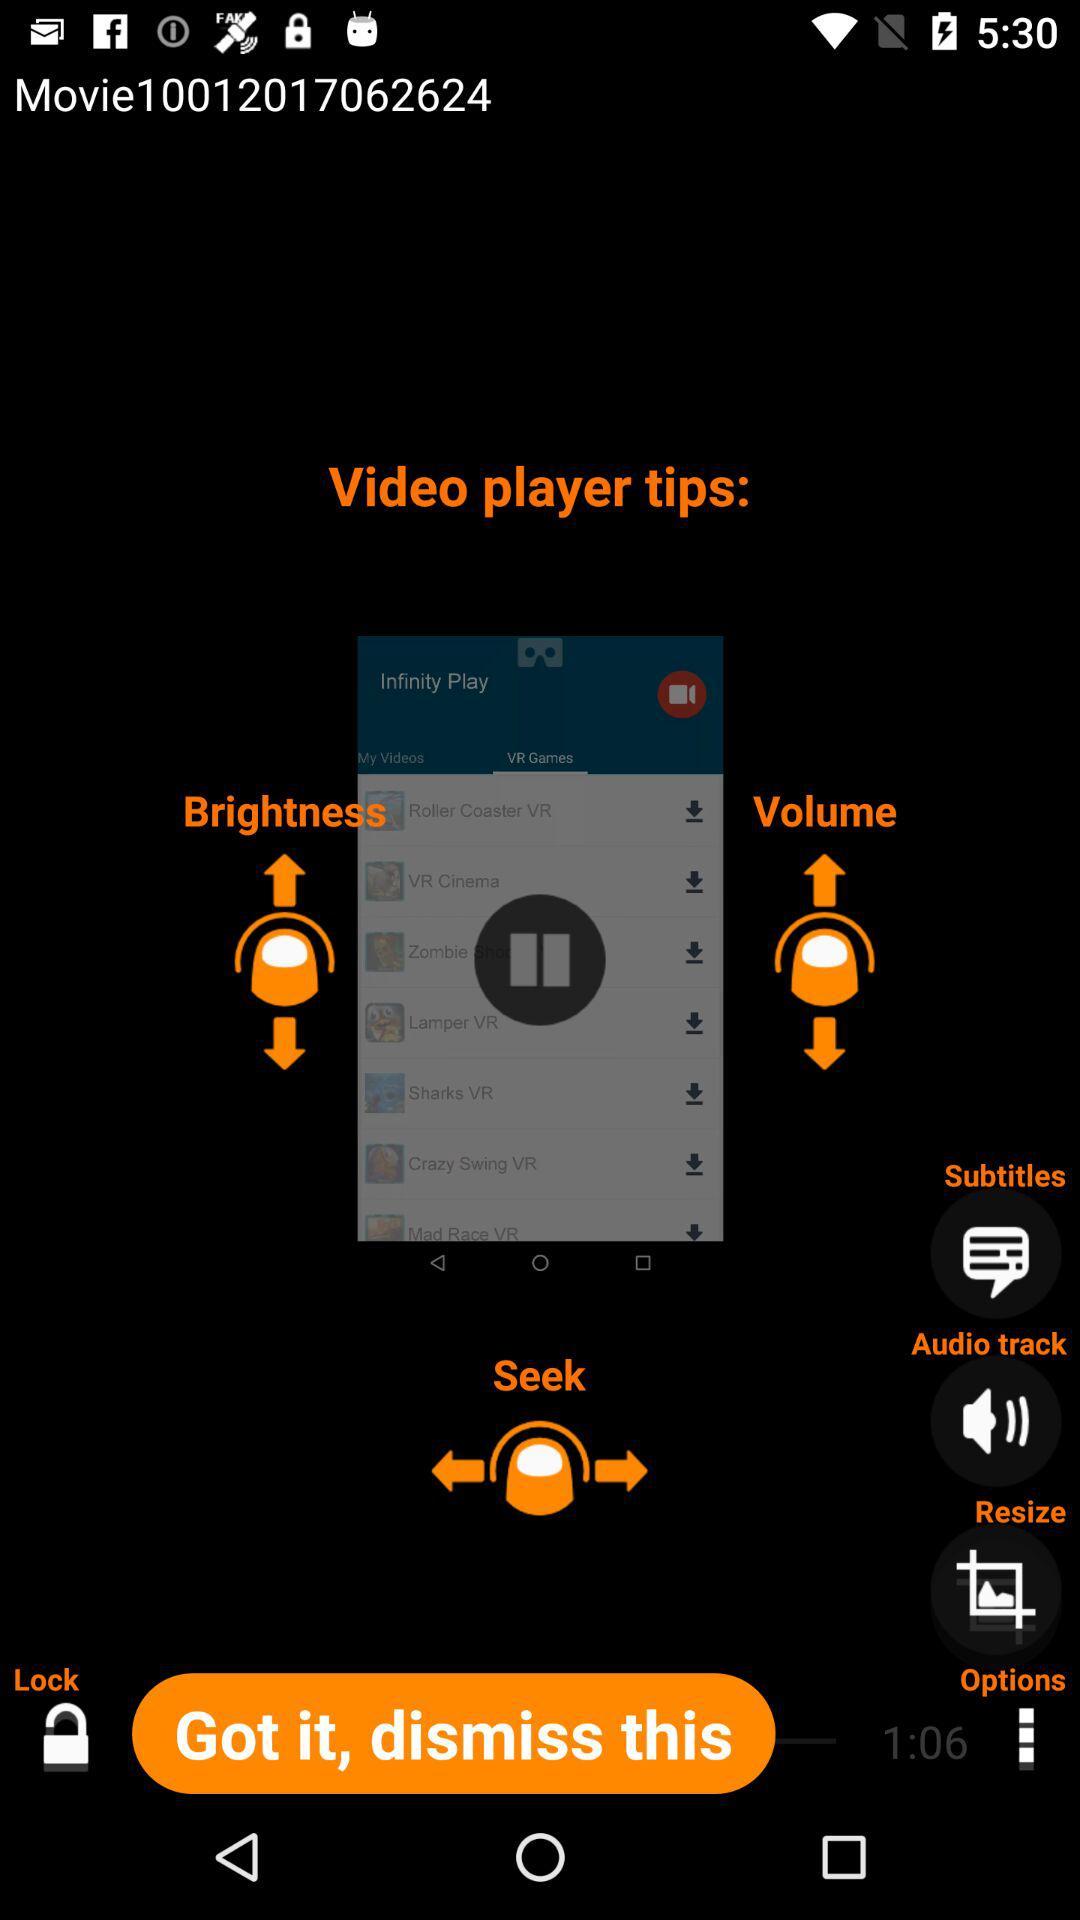  What do you see at coordinates (540, 960) in the screenshot?
I see `the pause icon` at bounding box center [540, 960].